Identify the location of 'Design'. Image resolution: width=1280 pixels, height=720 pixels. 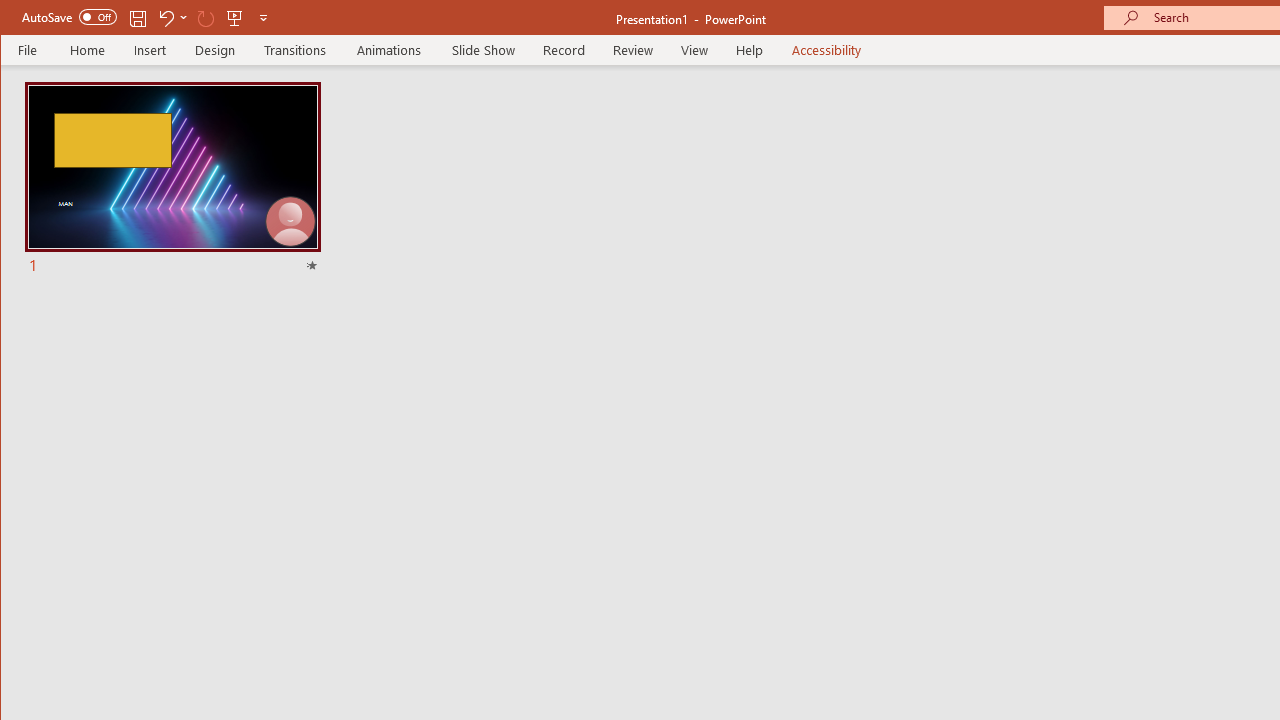
(215, 49).